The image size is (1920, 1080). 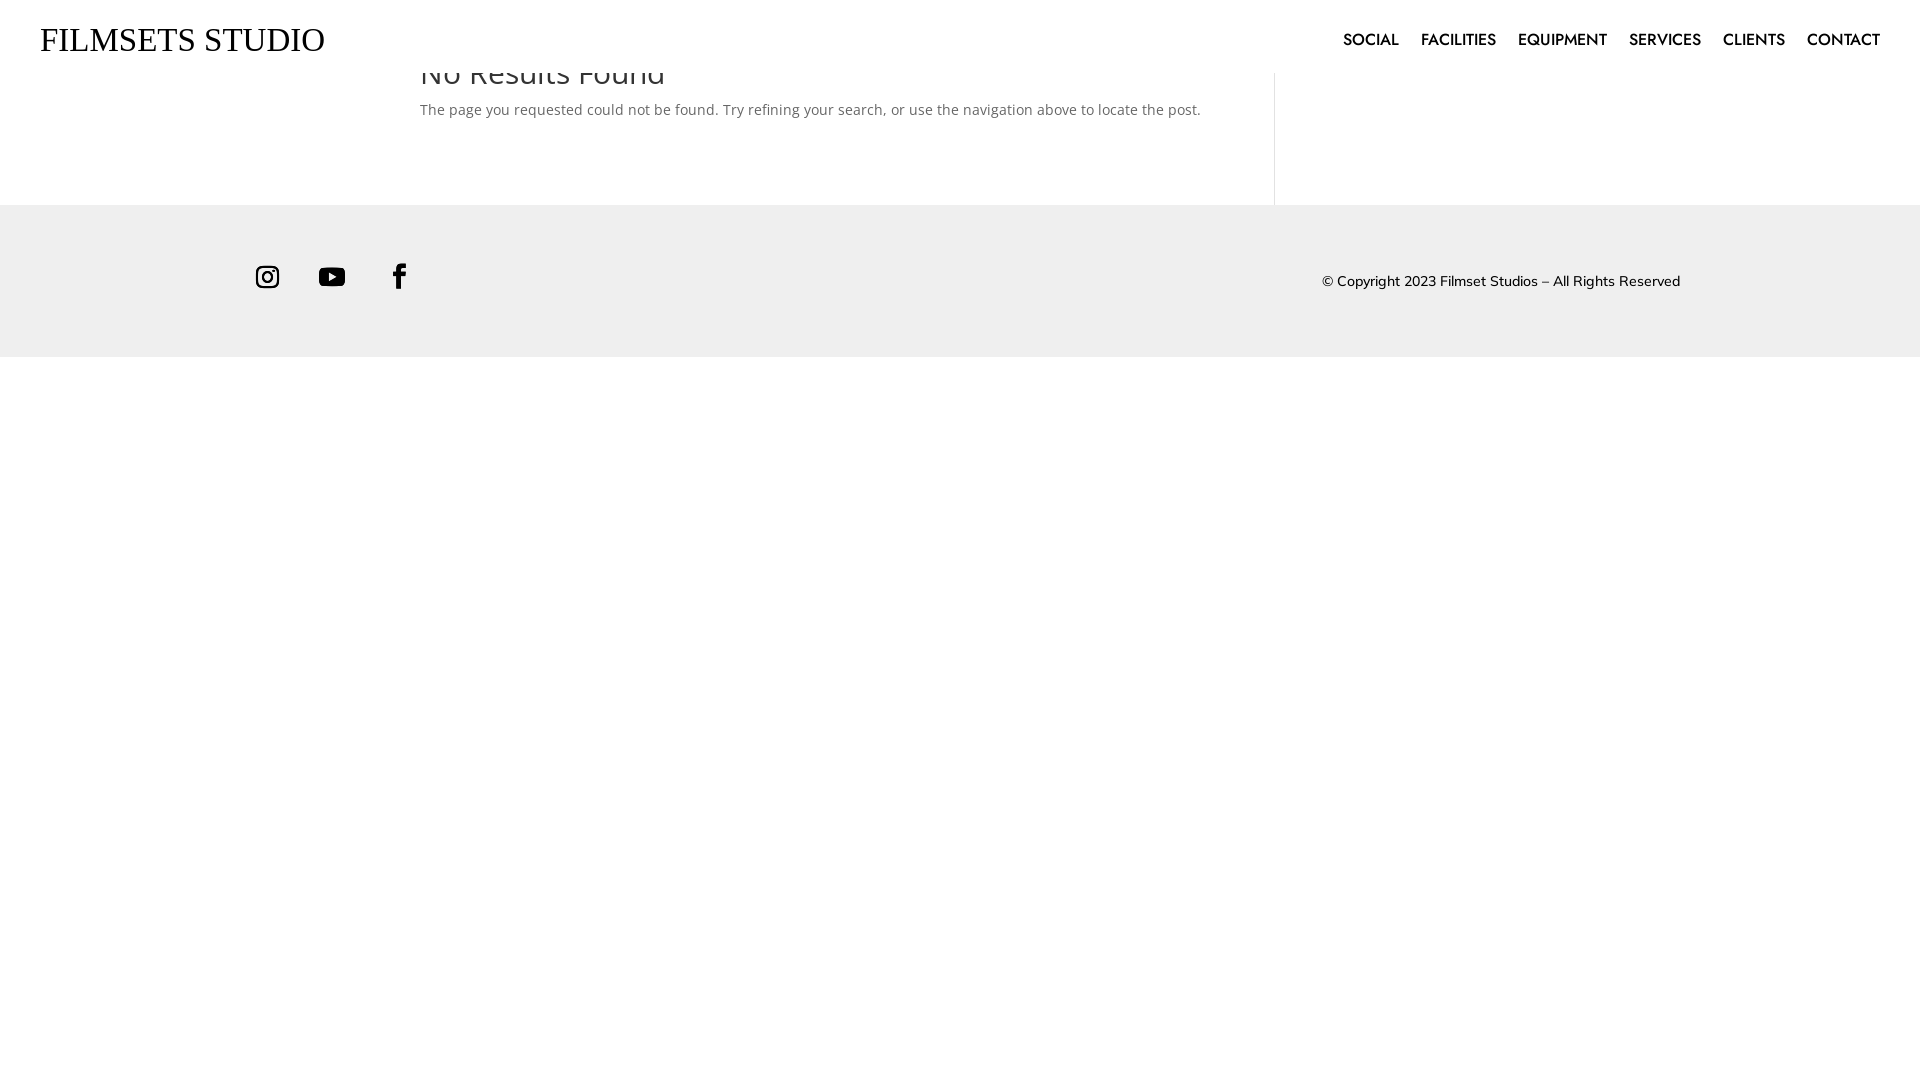 I want to click on 'CONTACT', so click(x=1842, y=43).